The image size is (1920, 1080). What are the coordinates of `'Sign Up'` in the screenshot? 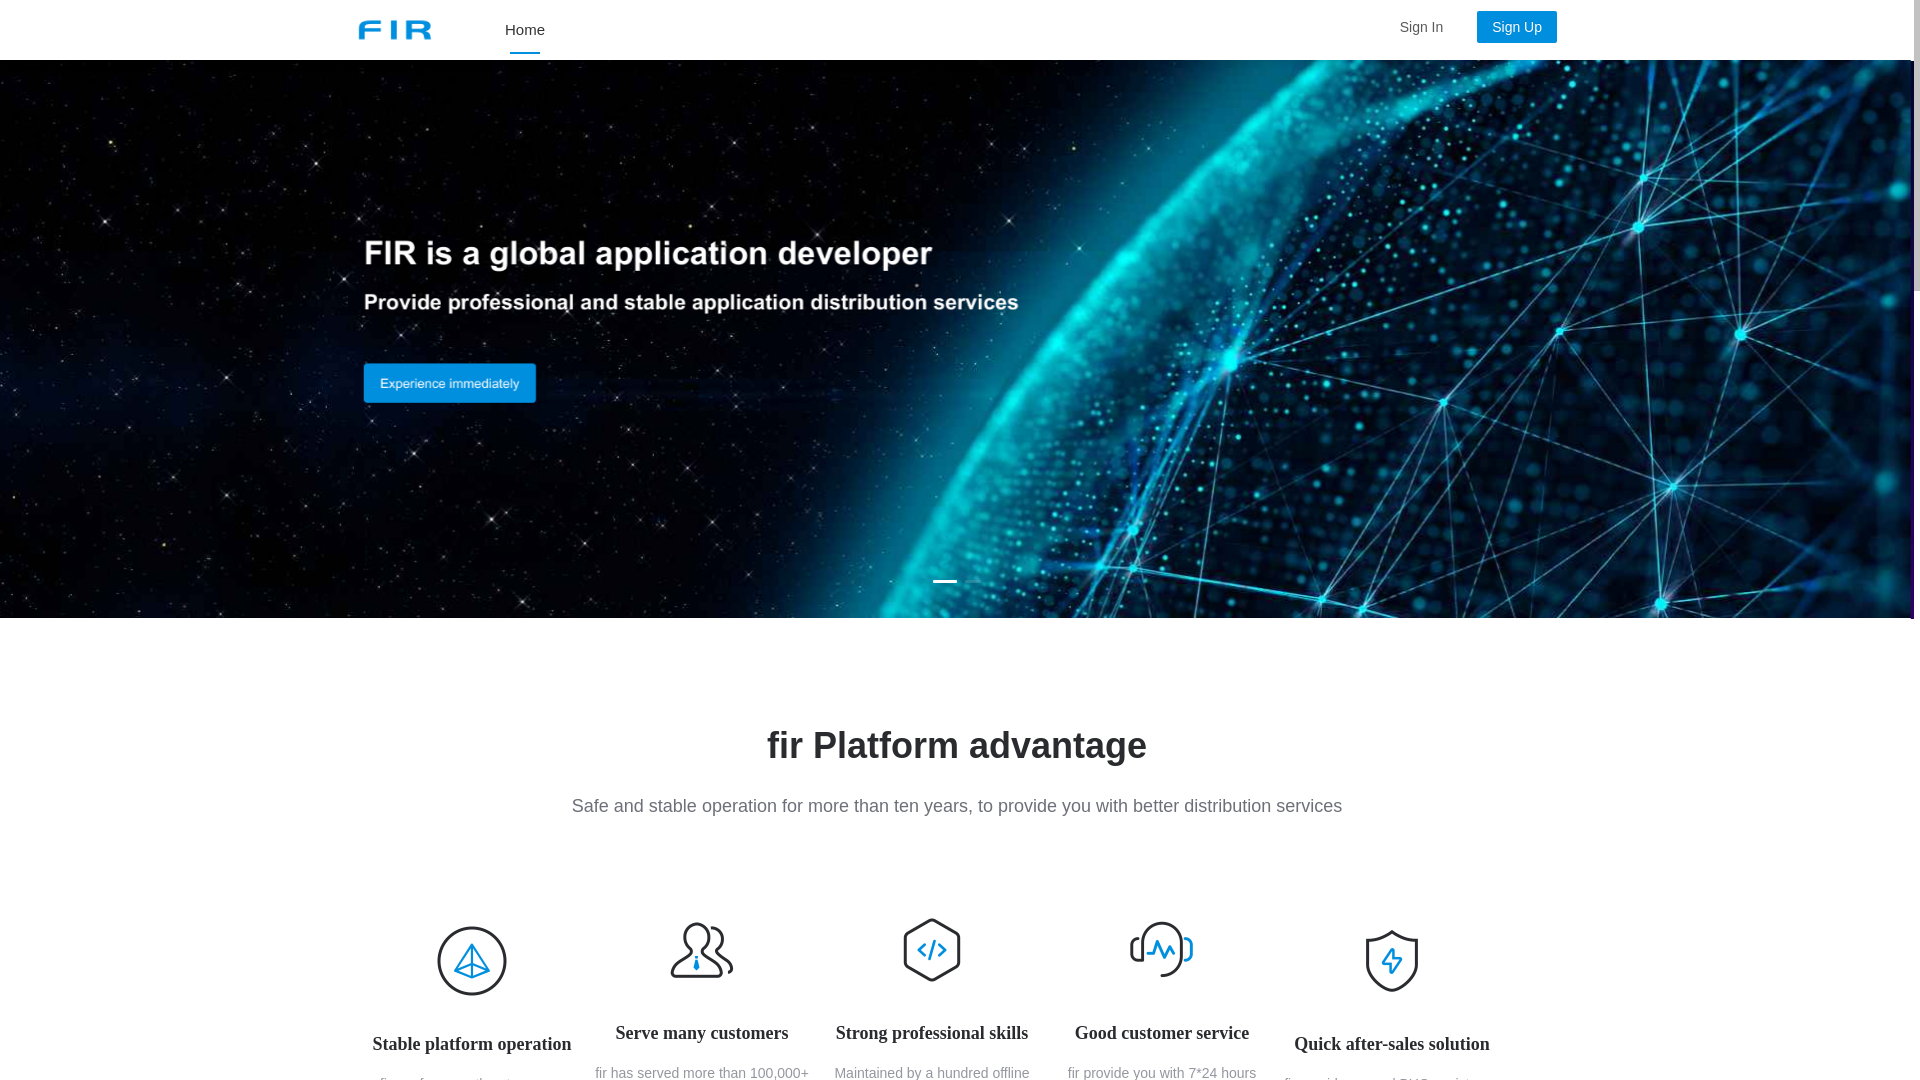 It's located at (1509, 27).